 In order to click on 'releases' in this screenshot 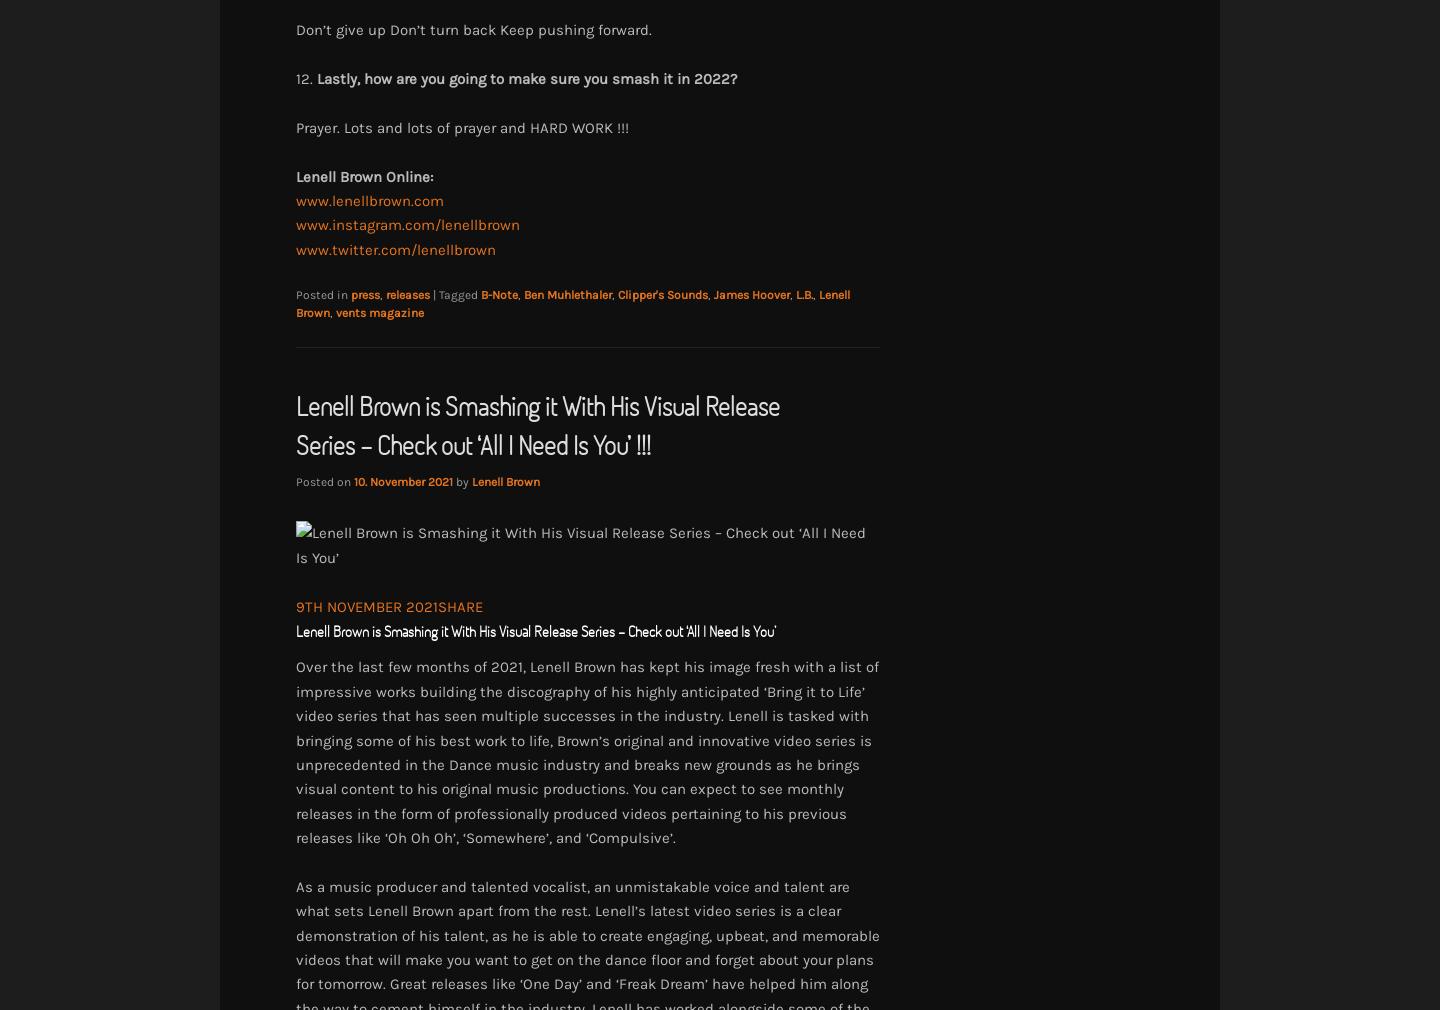, I will do `click(406, 295)`.